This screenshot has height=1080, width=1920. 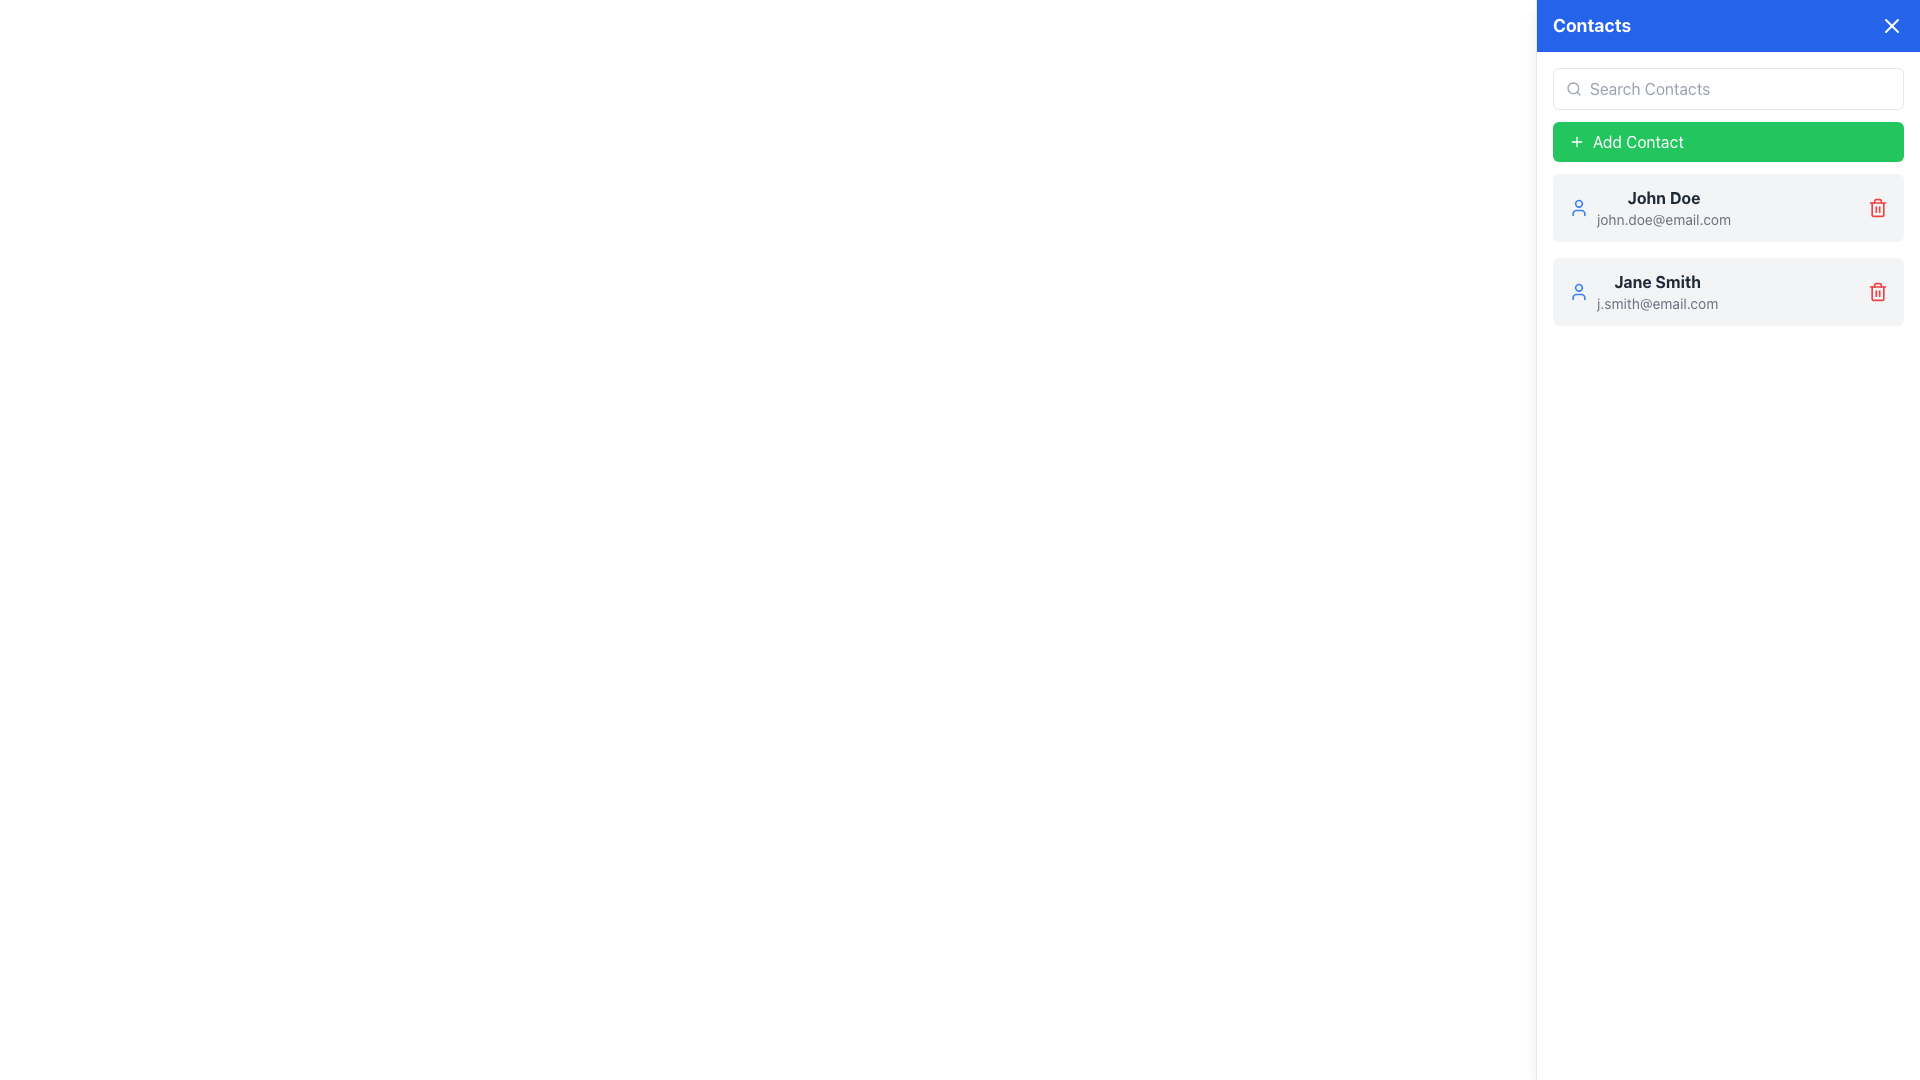 I want to click on the 'Add Contact' icon located in the top right sidebar, so click(x=1576, y=141).